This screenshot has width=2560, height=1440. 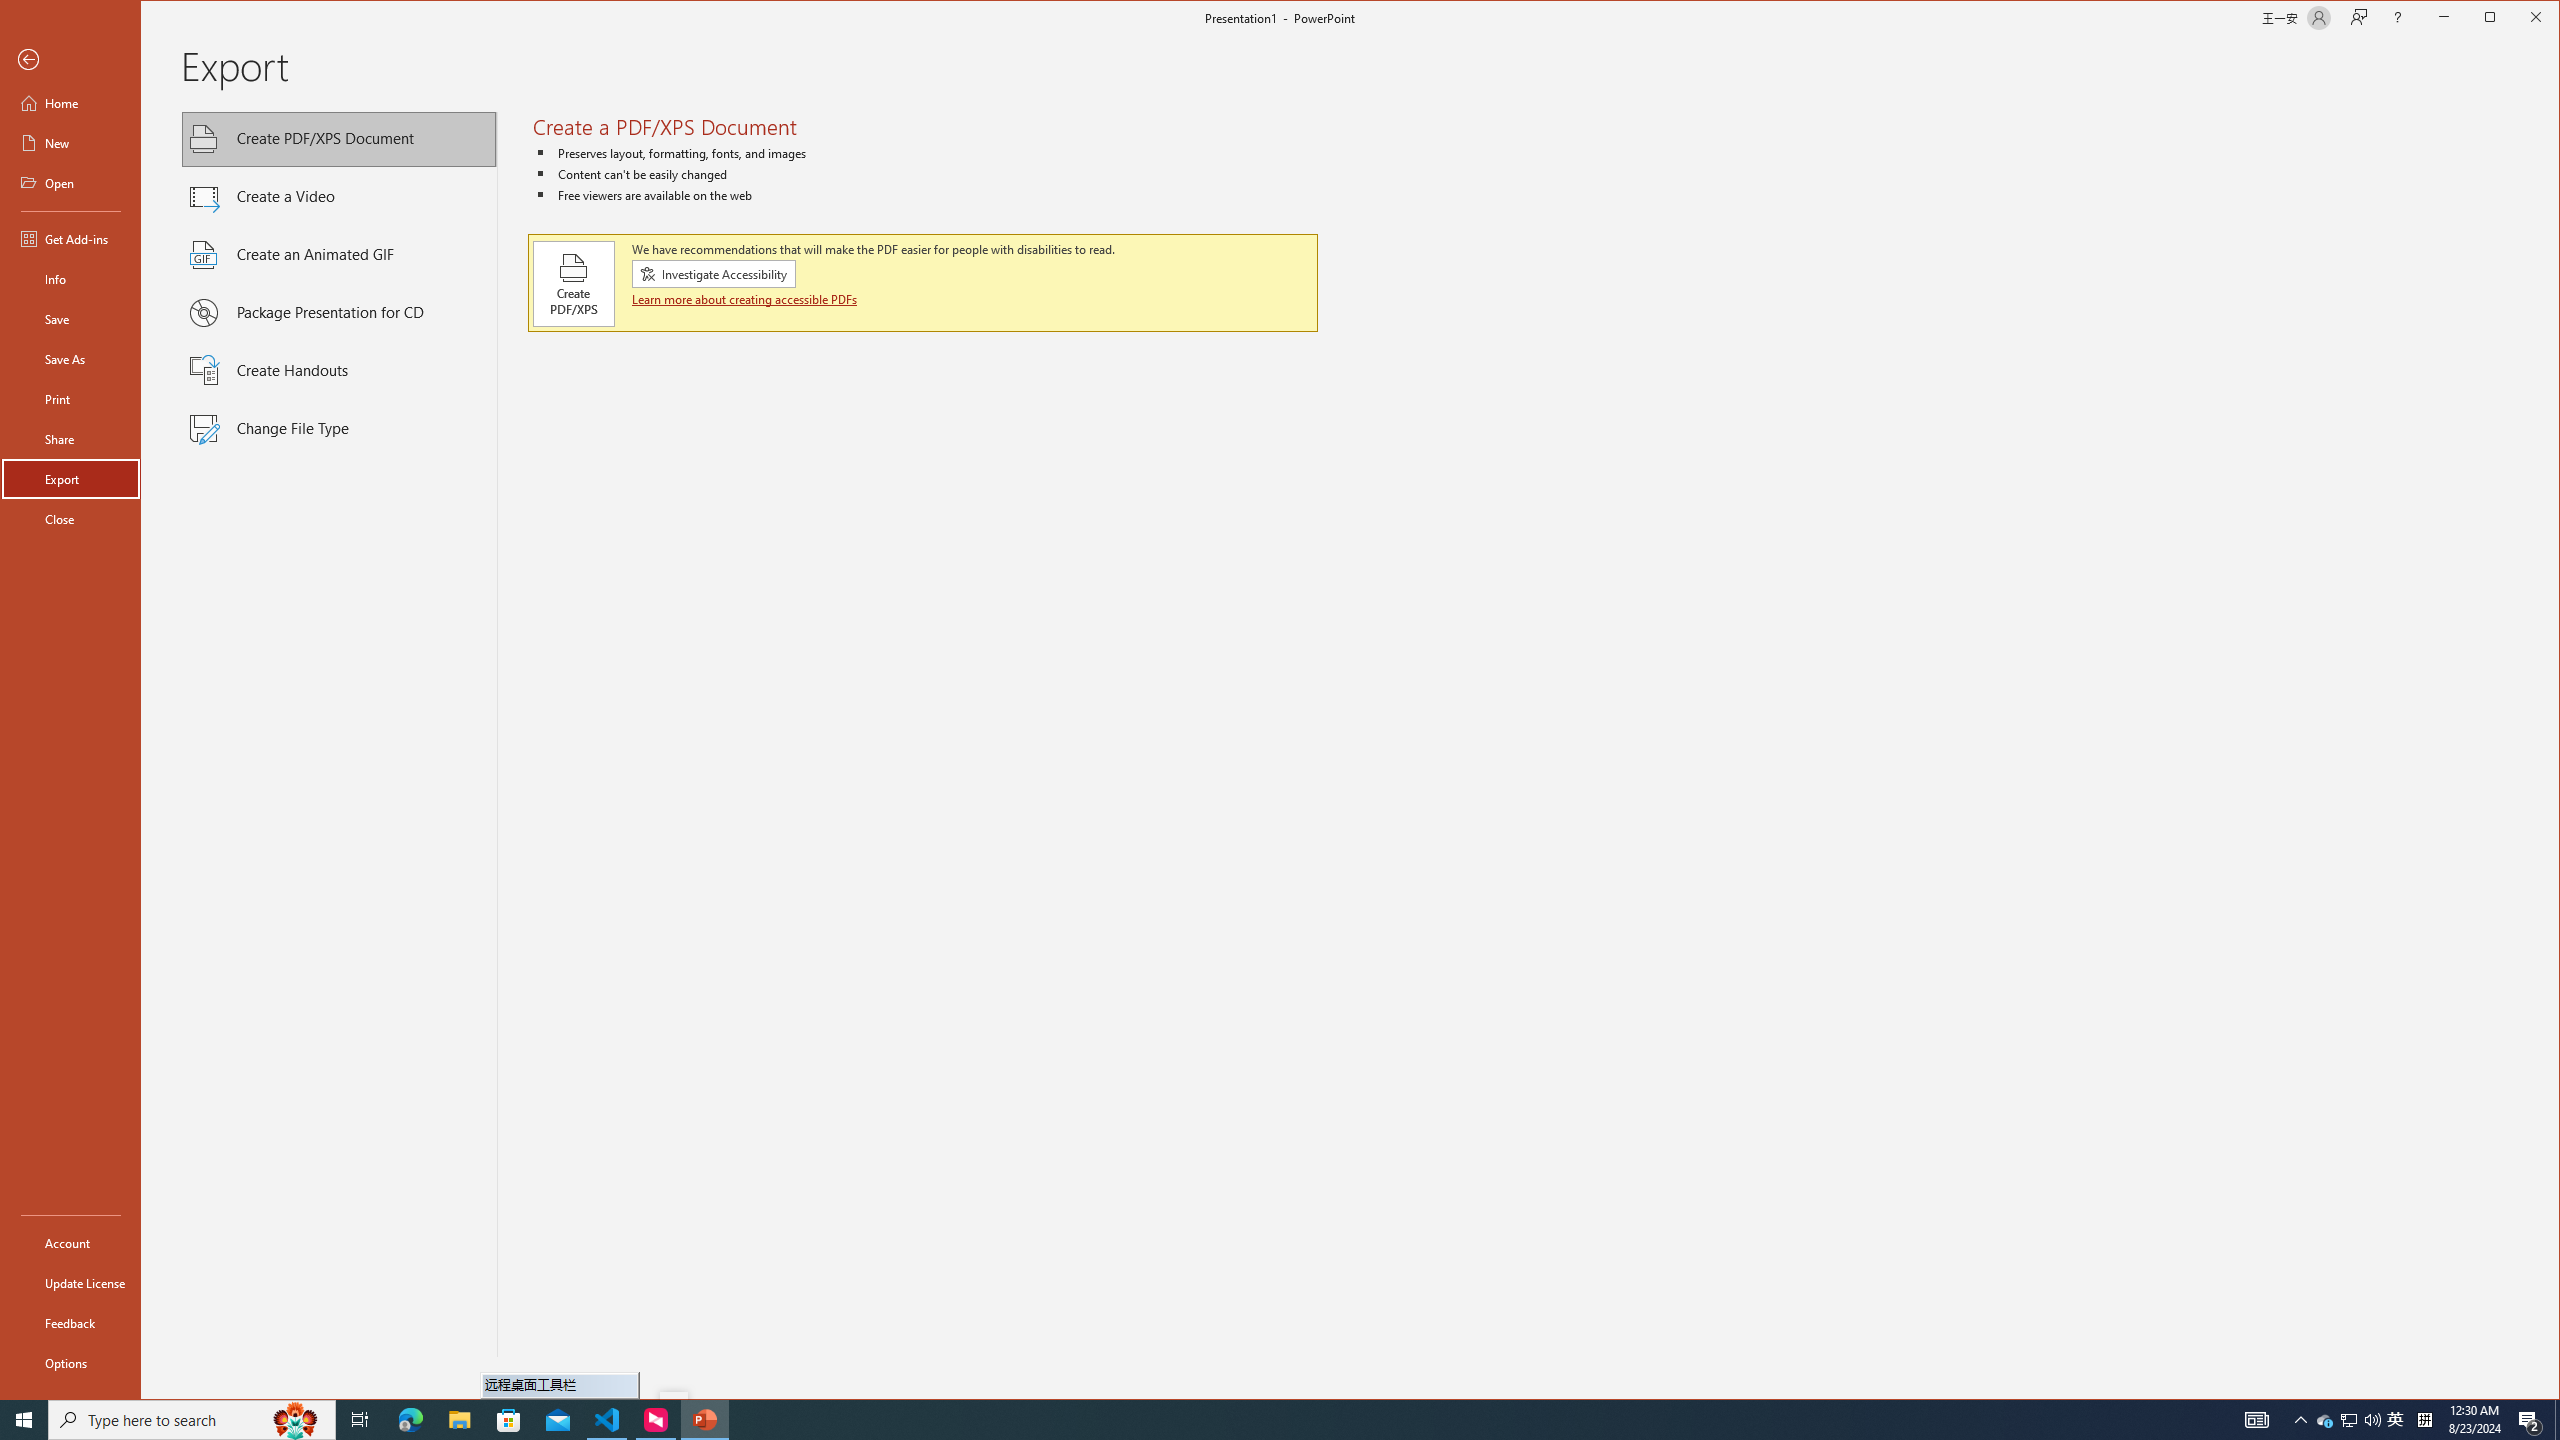 I want to click on 'PowerPoint - 1 running window', so click(x=705, y=1418).